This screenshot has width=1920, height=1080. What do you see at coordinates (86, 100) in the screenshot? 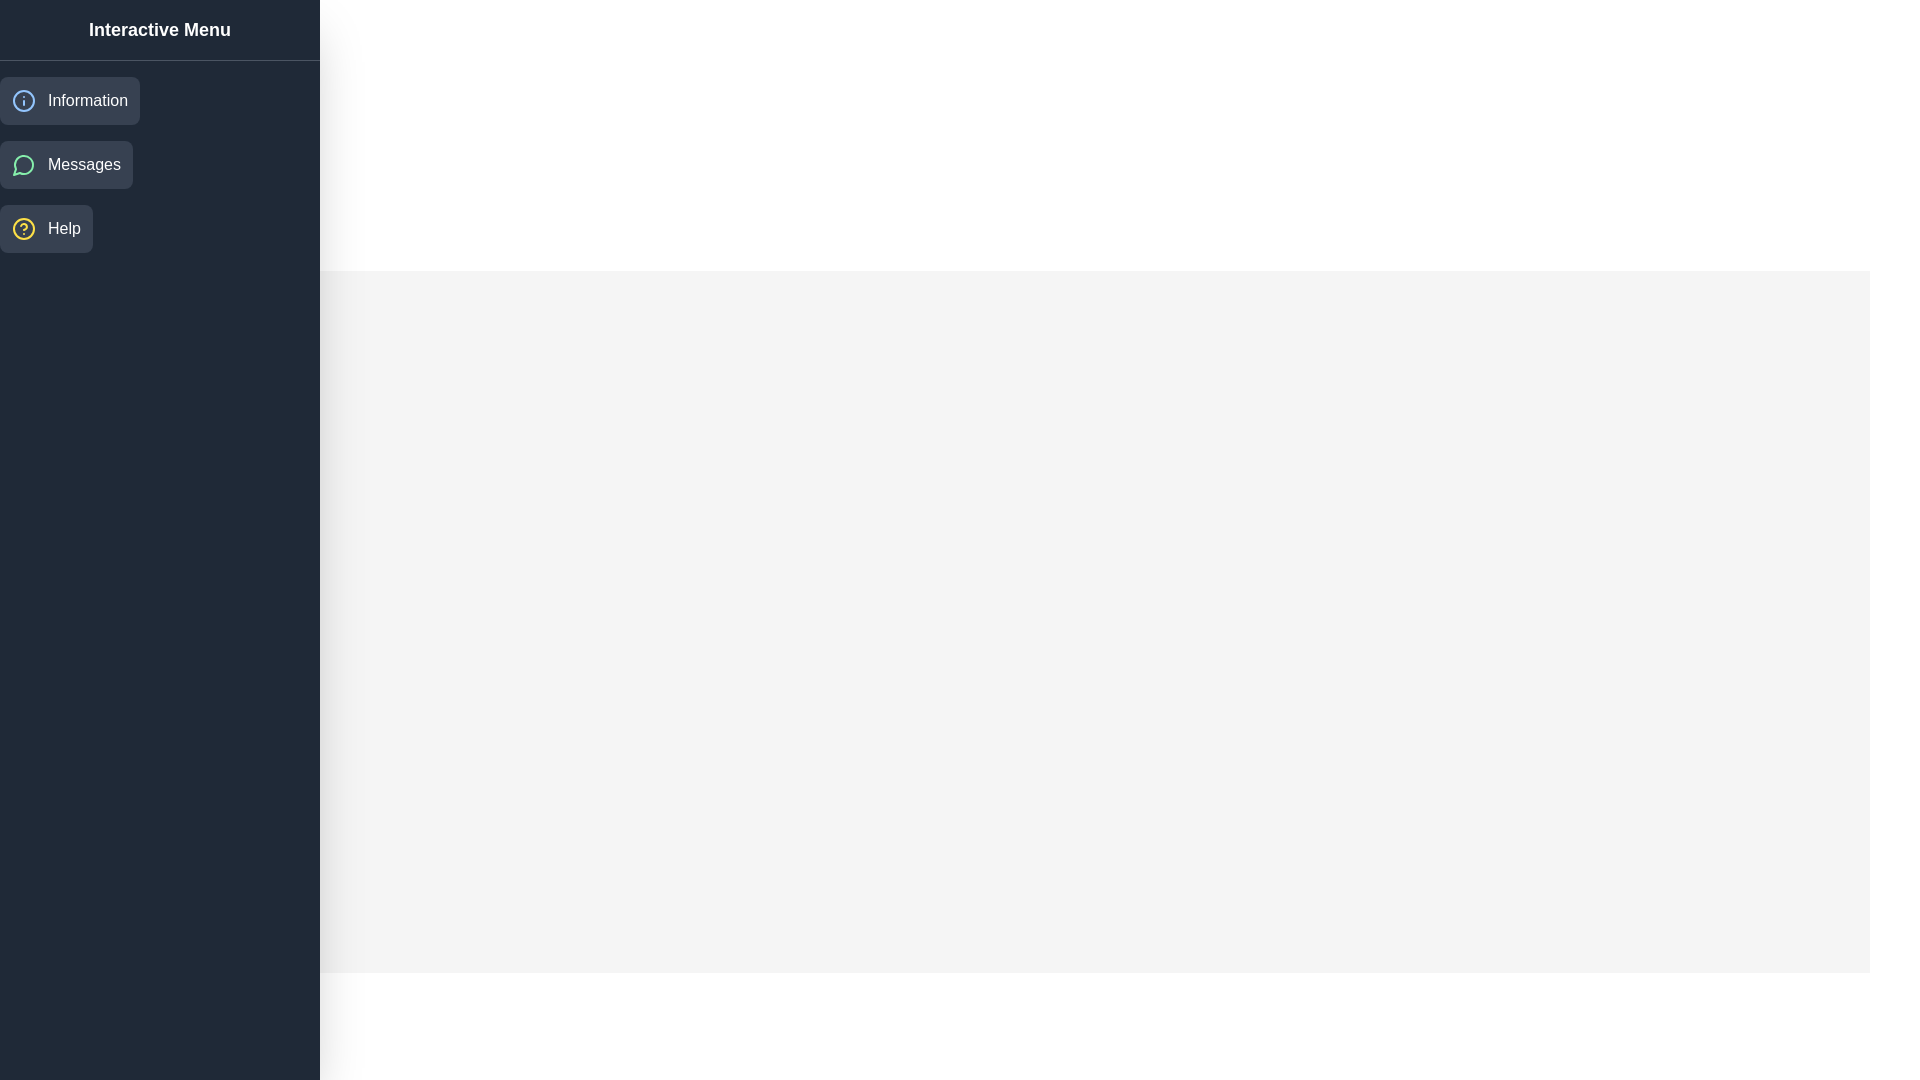
I see `text of the topmost menu item label located to the right of the 'i' icon in the vertically aligned menu on the left side of the interface` at bounding box center [86, 100].